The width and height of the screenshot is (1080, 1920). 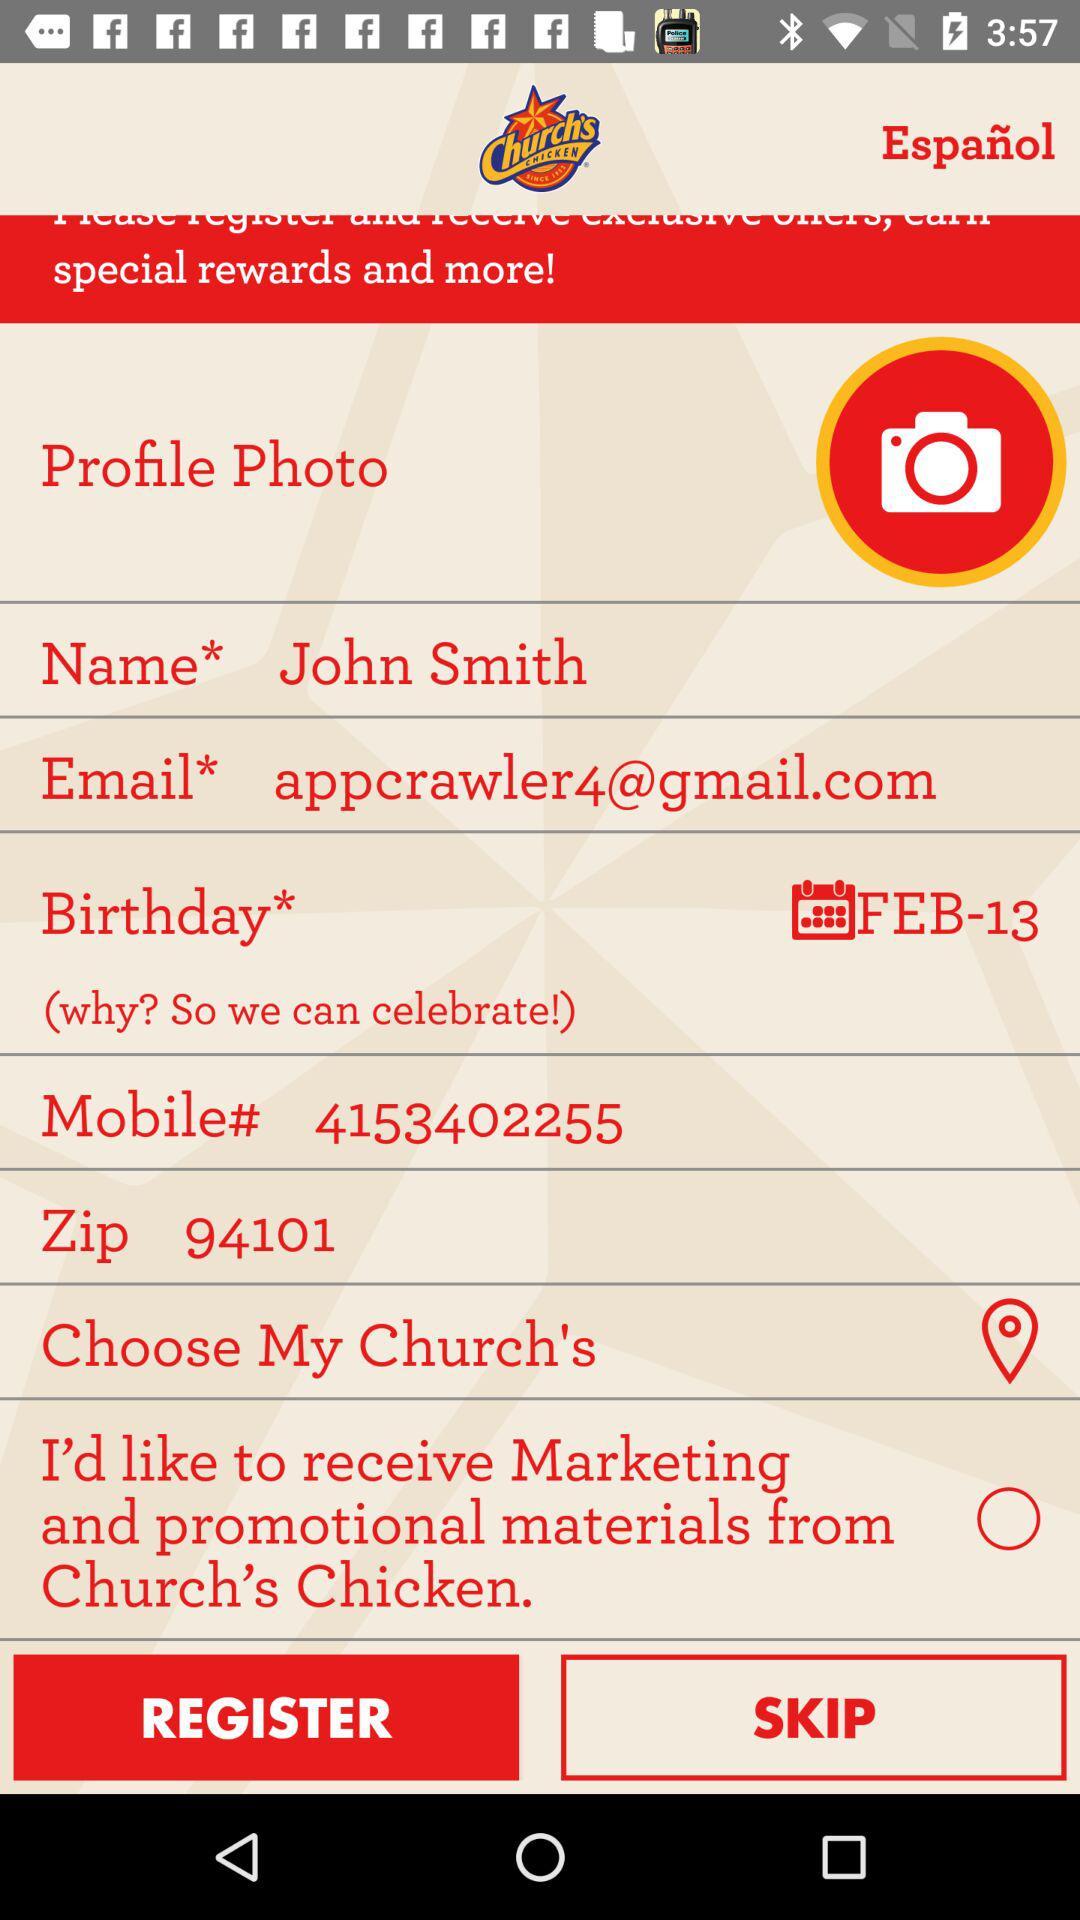 What do you see at coordinates (540, 137) in the screenshot?
I see `homepage` at bounding box center [540, 137].